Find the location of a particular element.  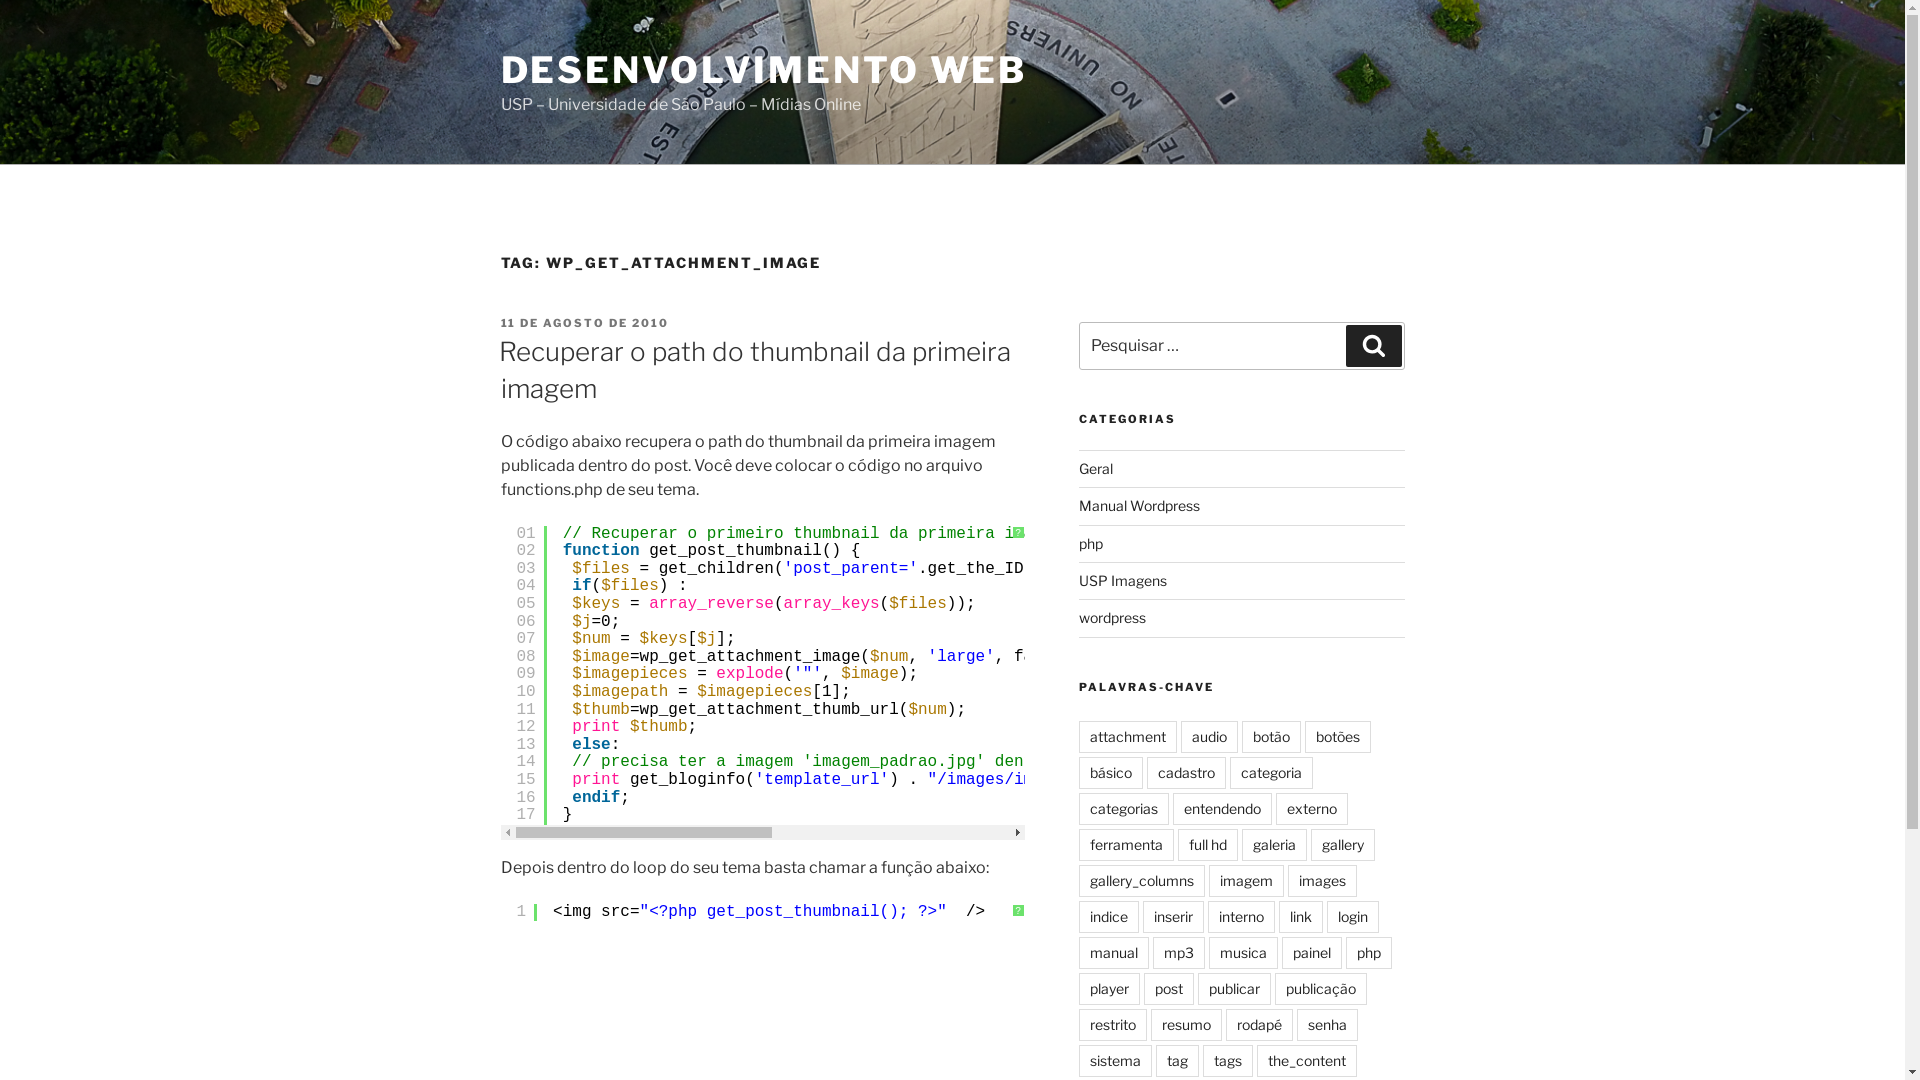

'cadastro' is located at coordinates (1186, 771).